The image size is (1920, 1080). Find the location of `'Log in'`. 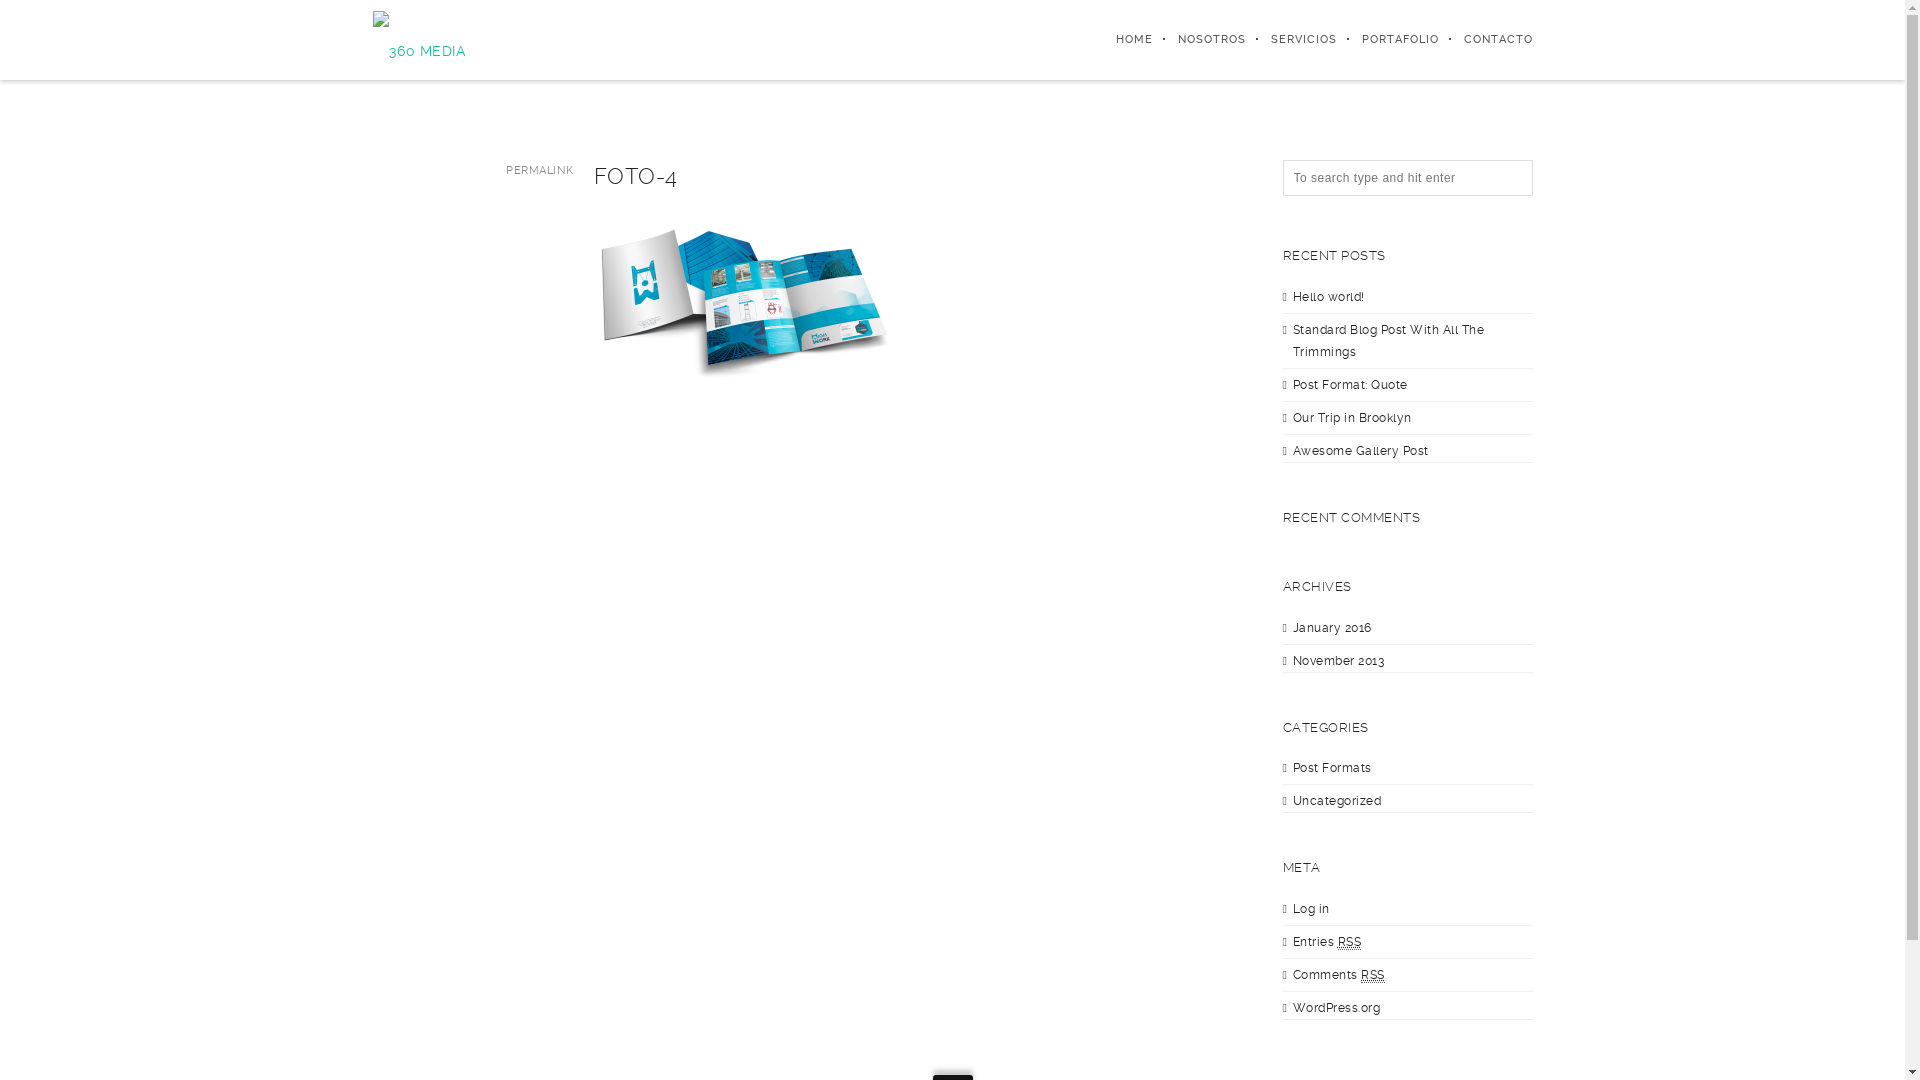

'Log in' is located at coordinates (1310, 909).